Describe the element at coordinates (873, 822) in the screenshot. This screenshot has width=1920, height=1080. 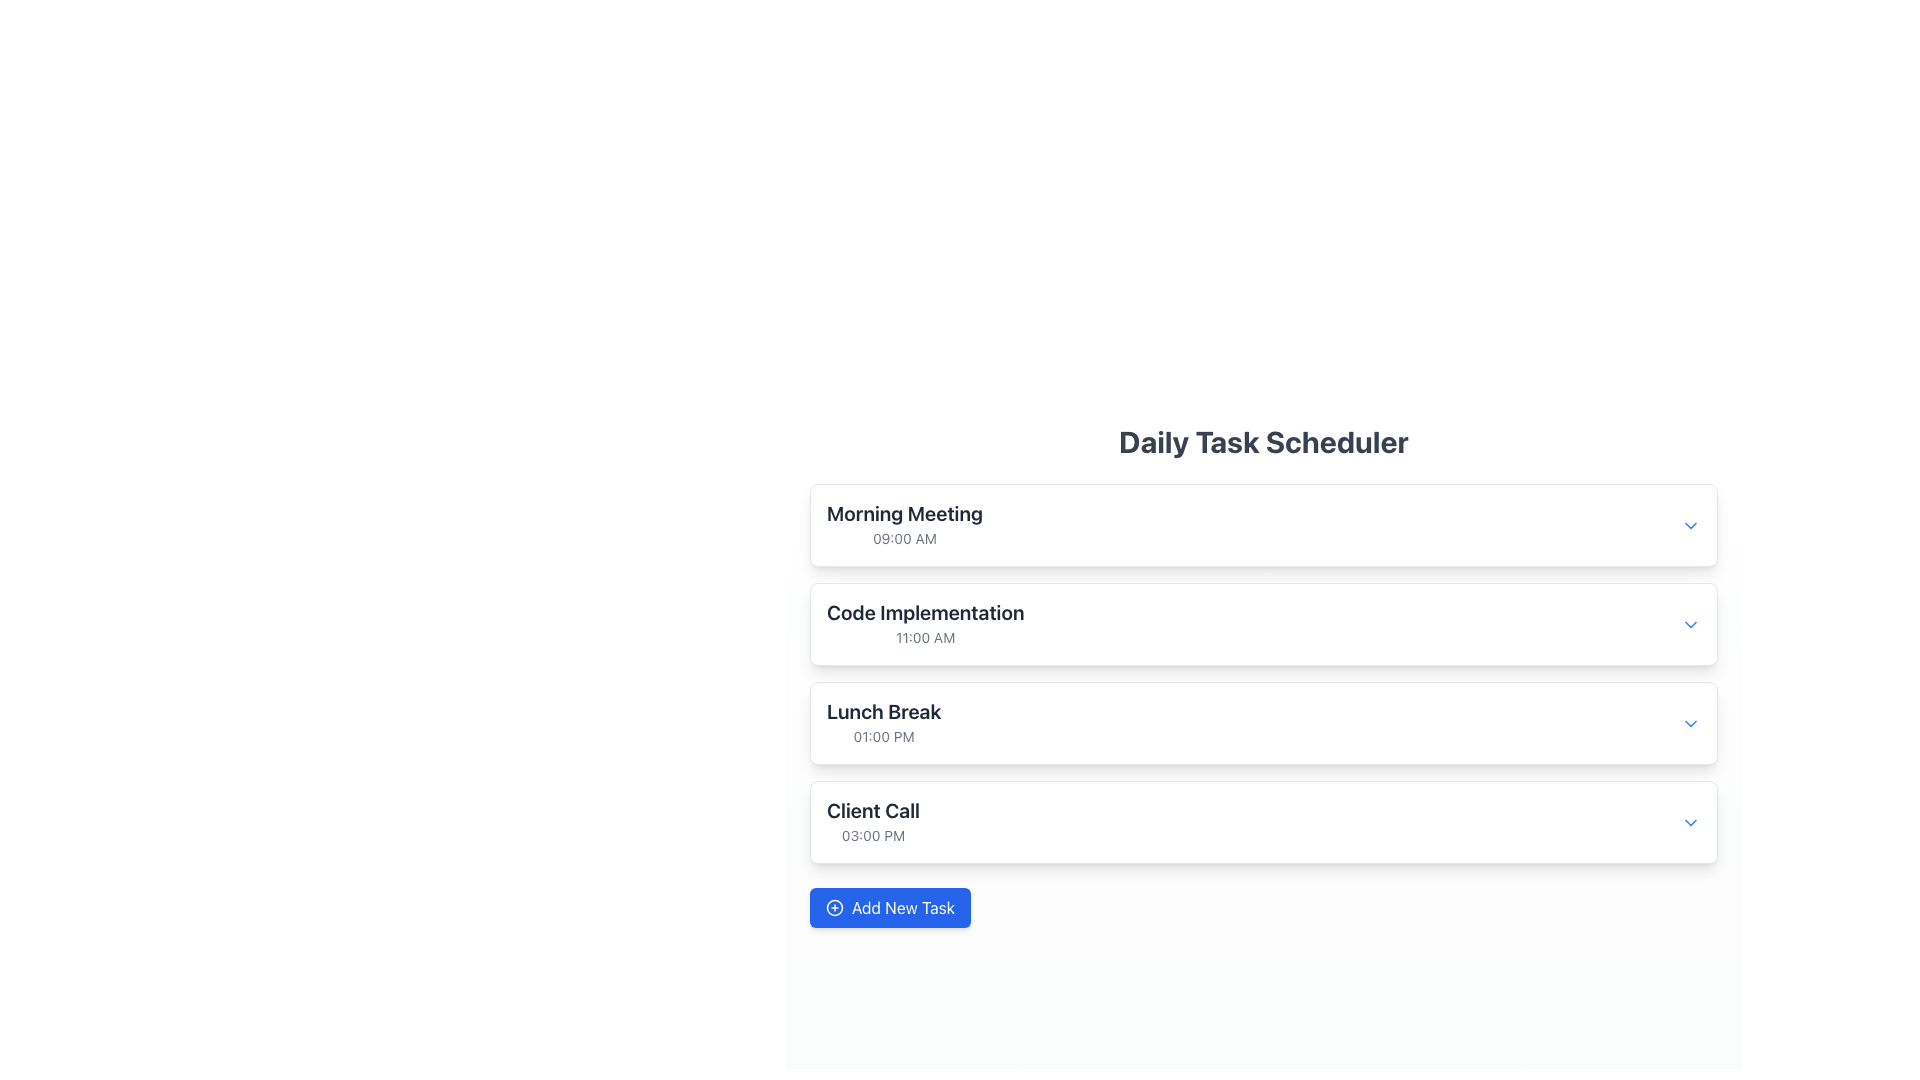
I see `the List item displaying 'Client Call' with the time '03:00 PM'` at that location.